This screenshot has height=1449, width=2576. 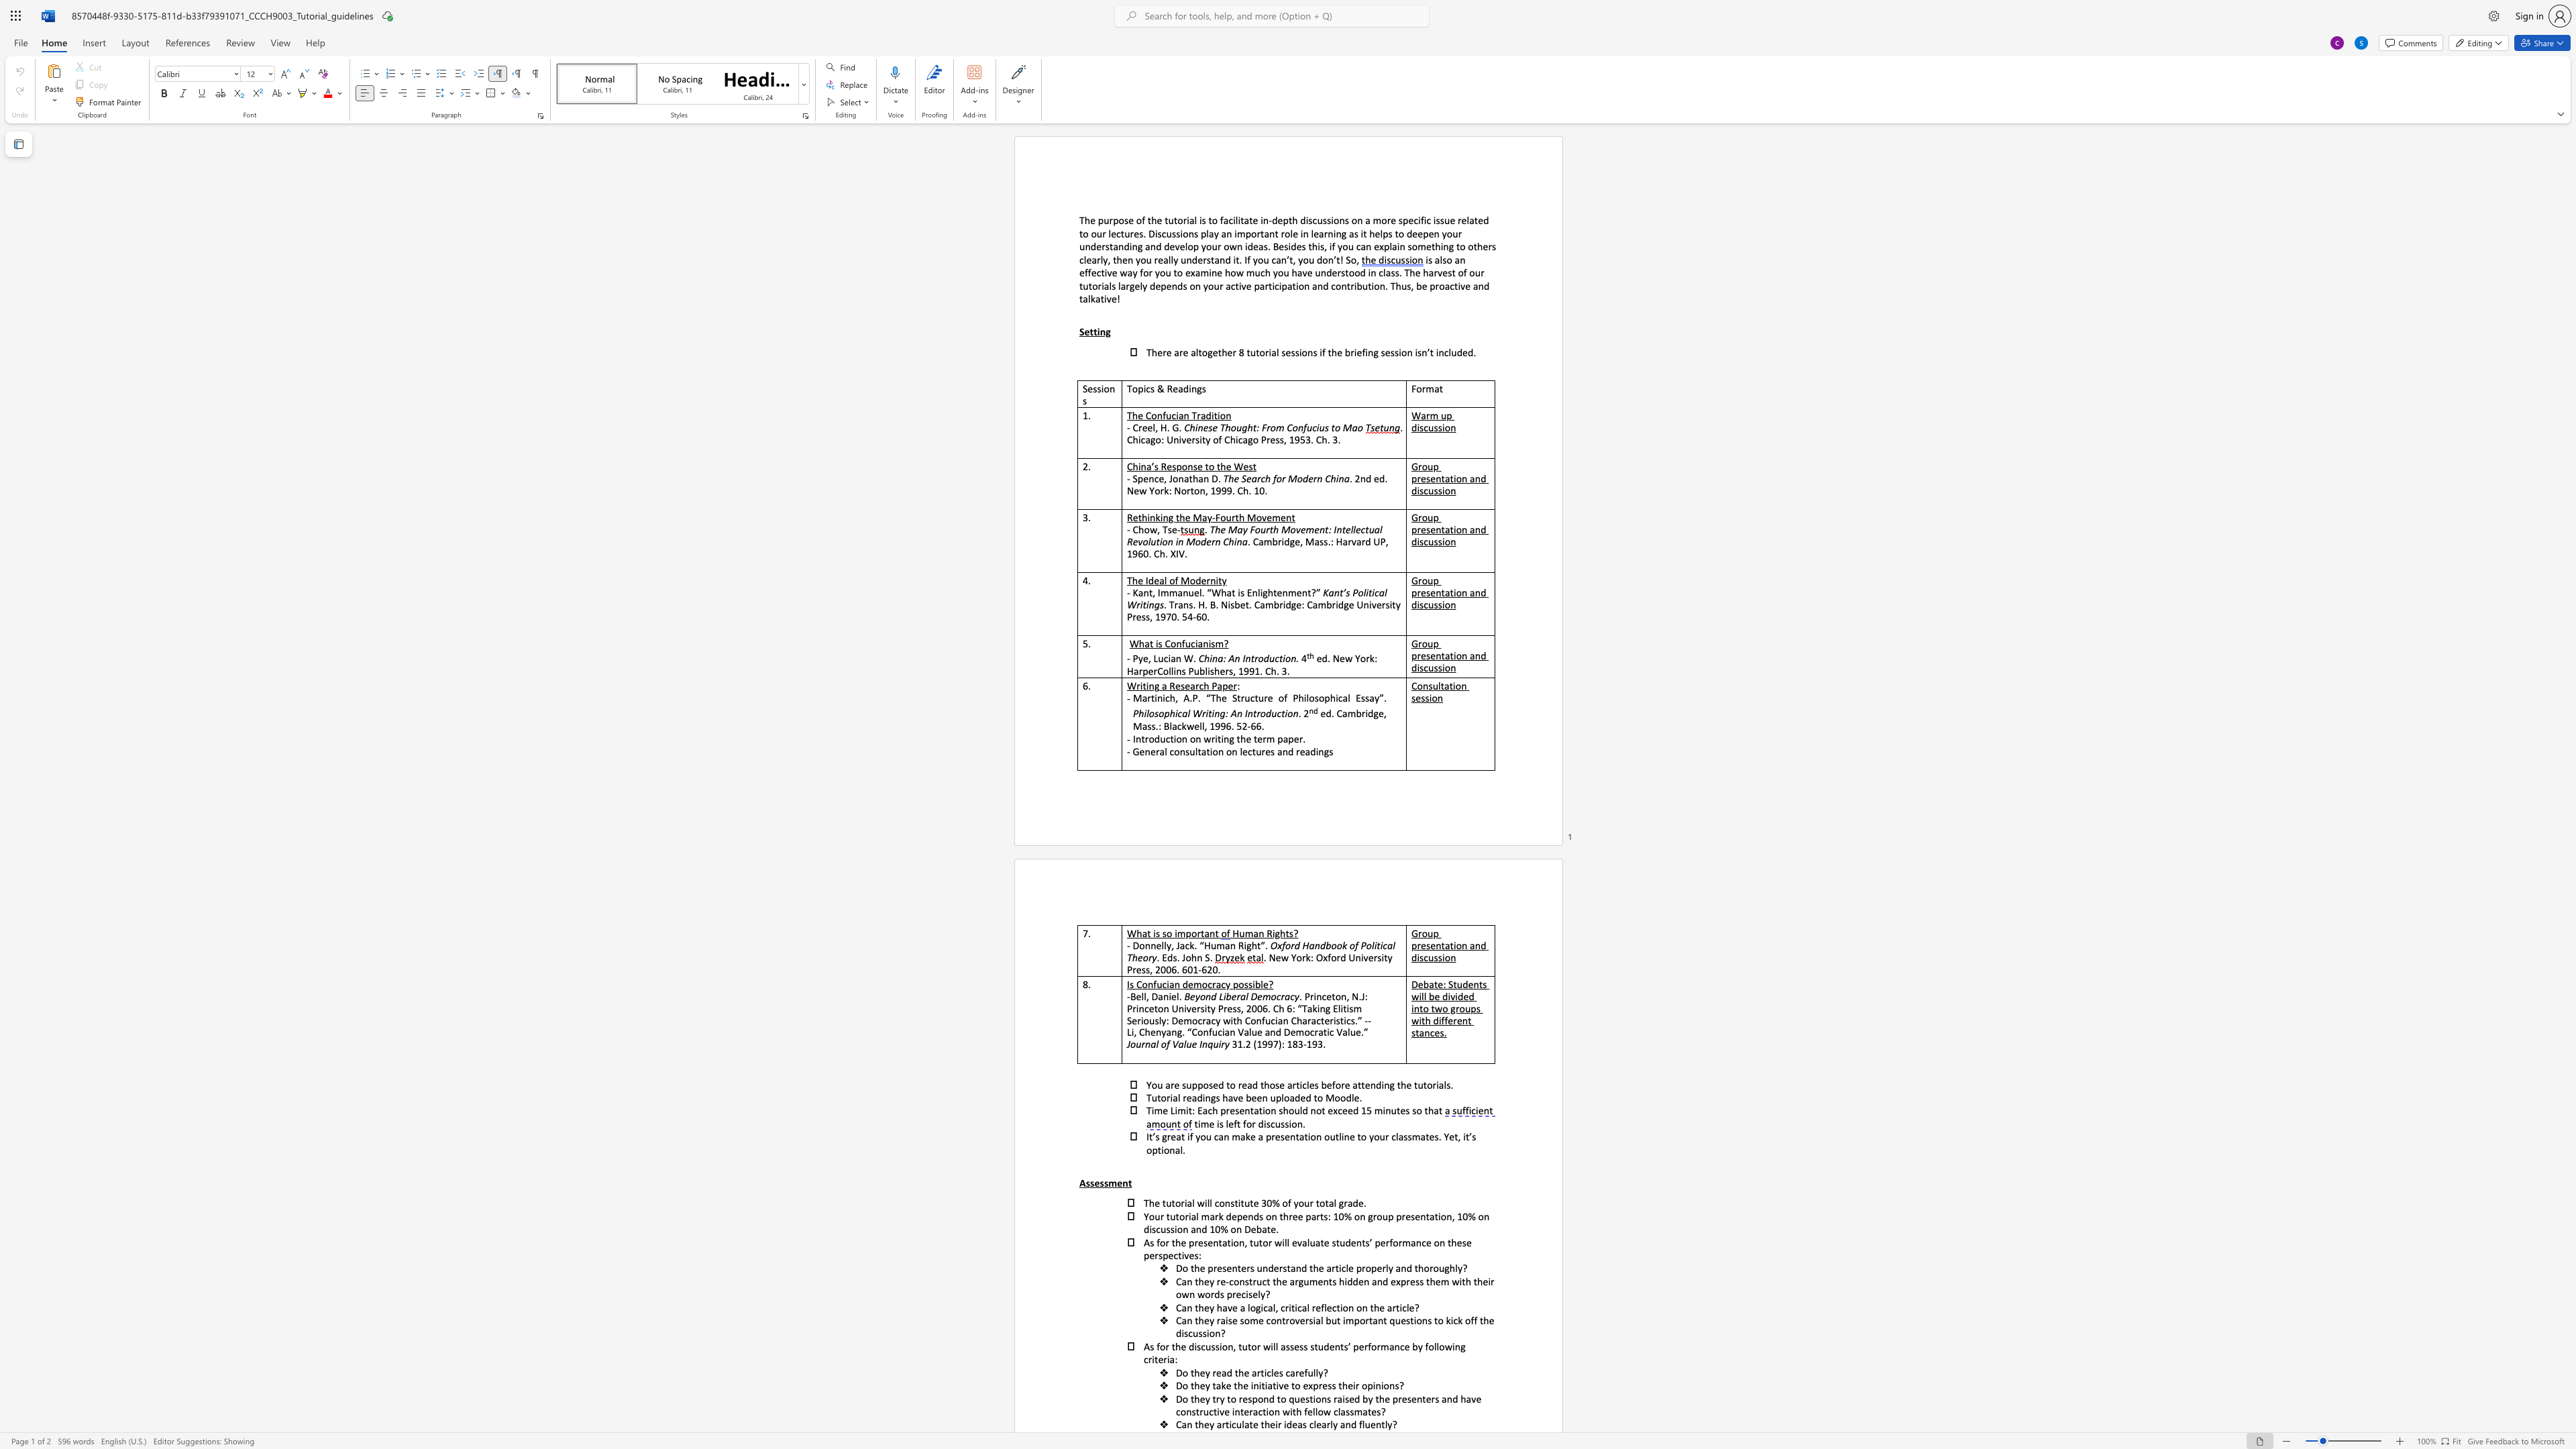 What do you see at coordinates (1444, 426) in the screenshot?
I see `the subset text "on" within the text "Warm up discussion"` at bounding box center [1444, 426].